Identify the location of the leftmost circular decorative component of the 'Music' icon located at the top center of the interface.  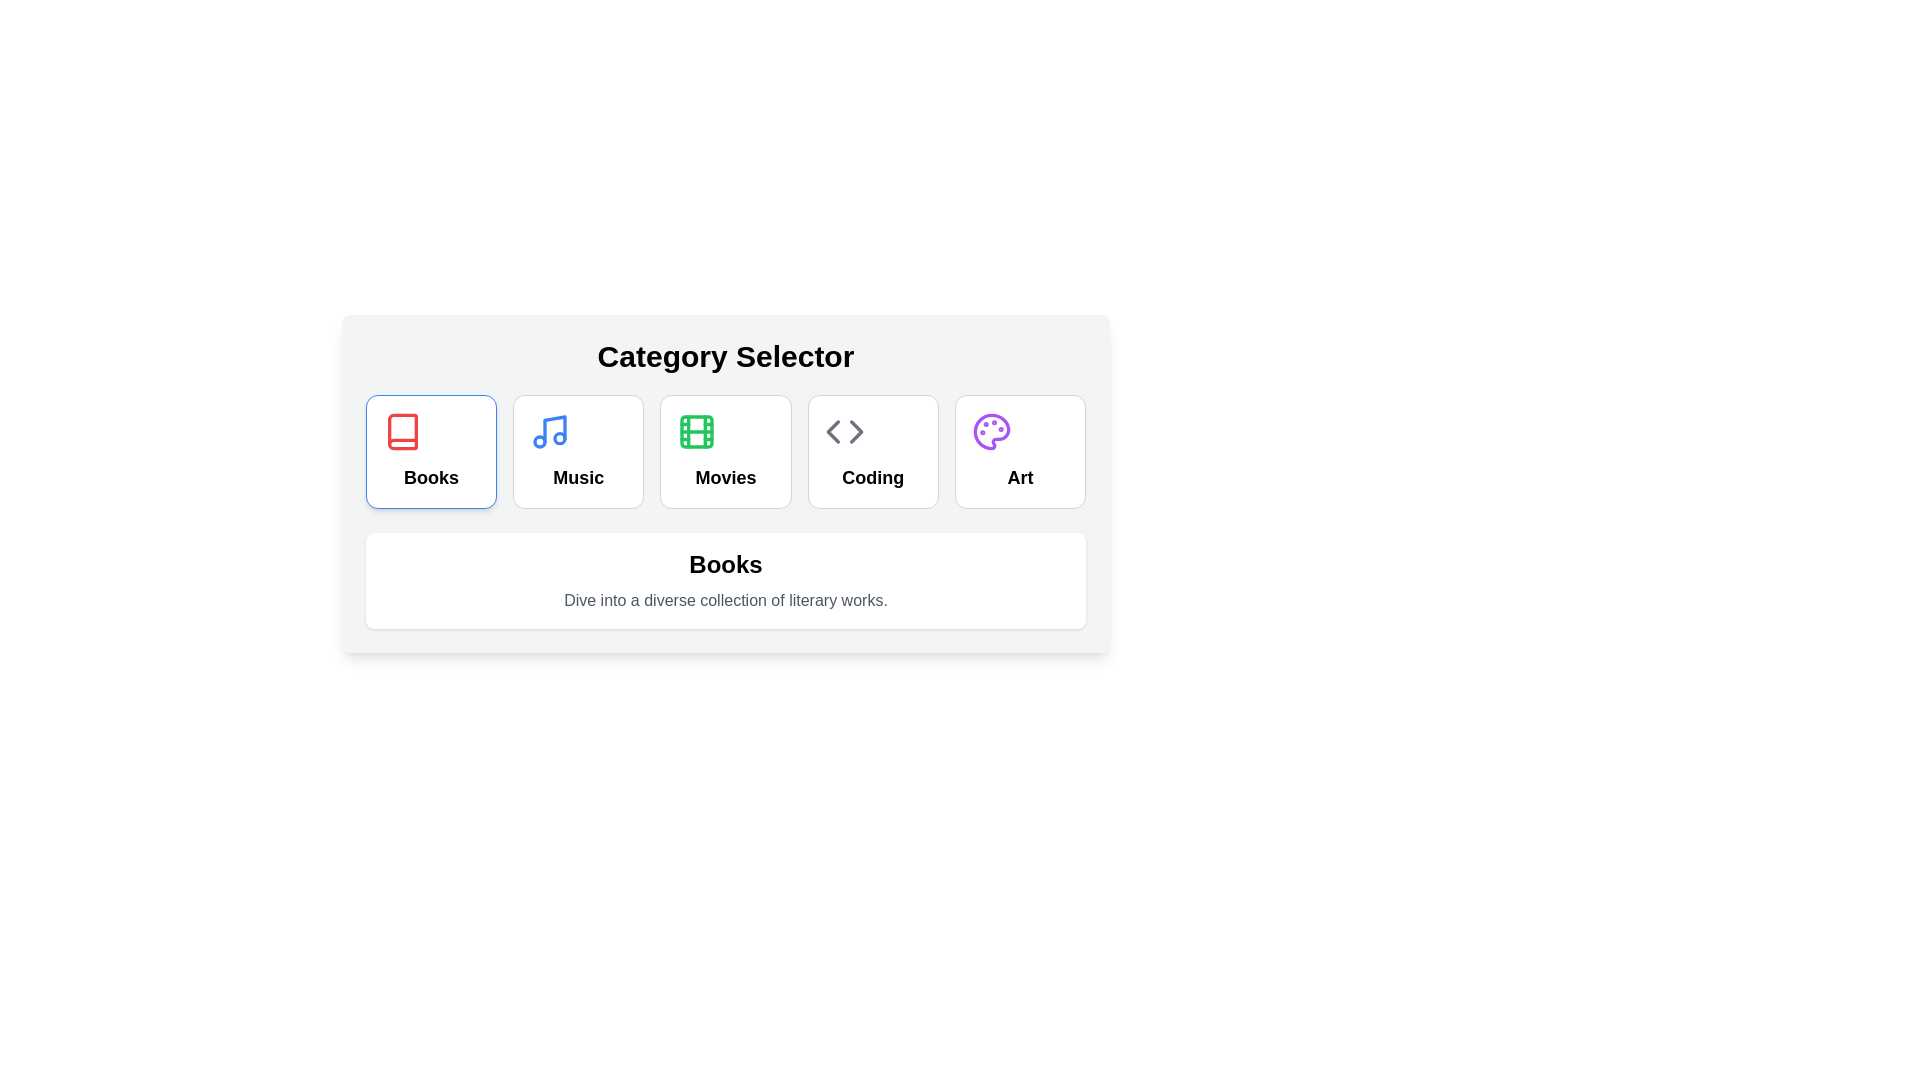
(540, 441).